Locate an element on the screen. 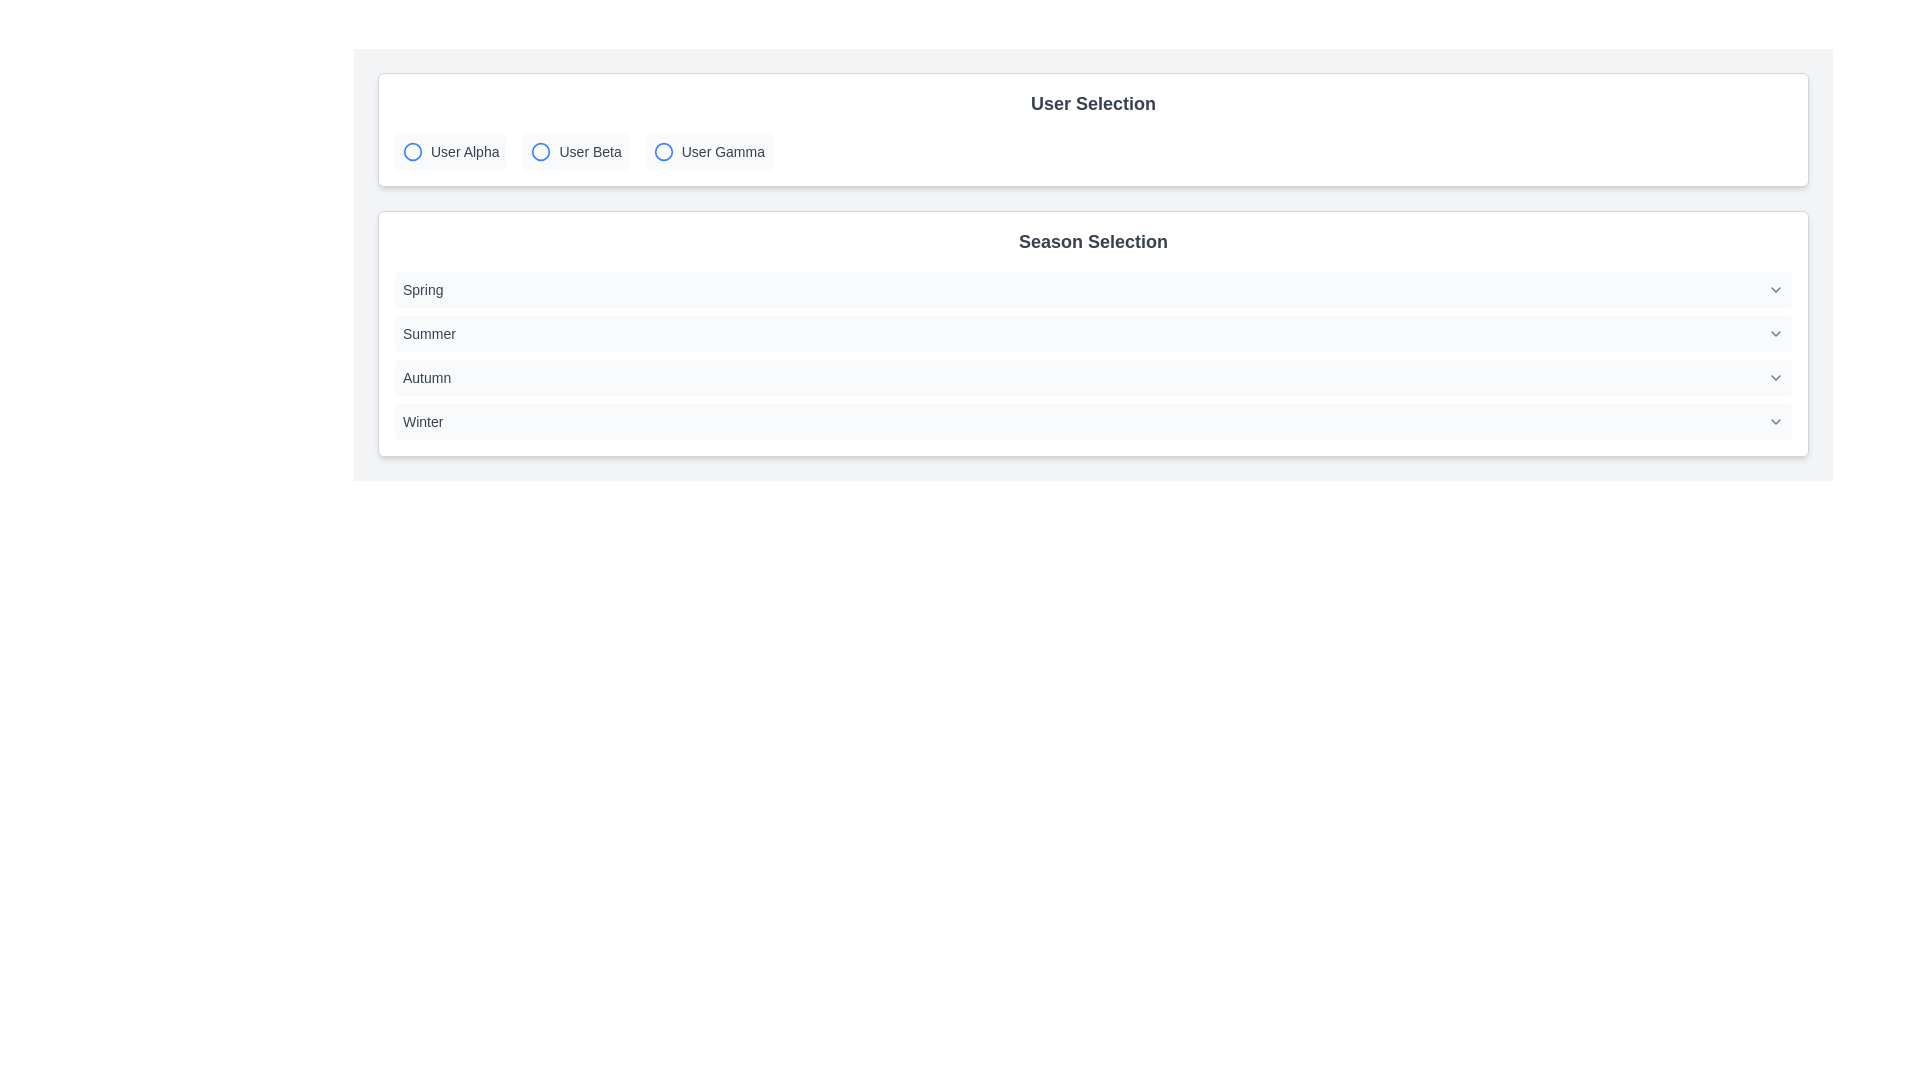  the selectable radio button styled option labeled 'User Gamma', which is the third option in the 'User Selection' section, visually indicated by a circular icon with a blue outline and dark gray text on a light gray background is located at coordinates (709, 150).